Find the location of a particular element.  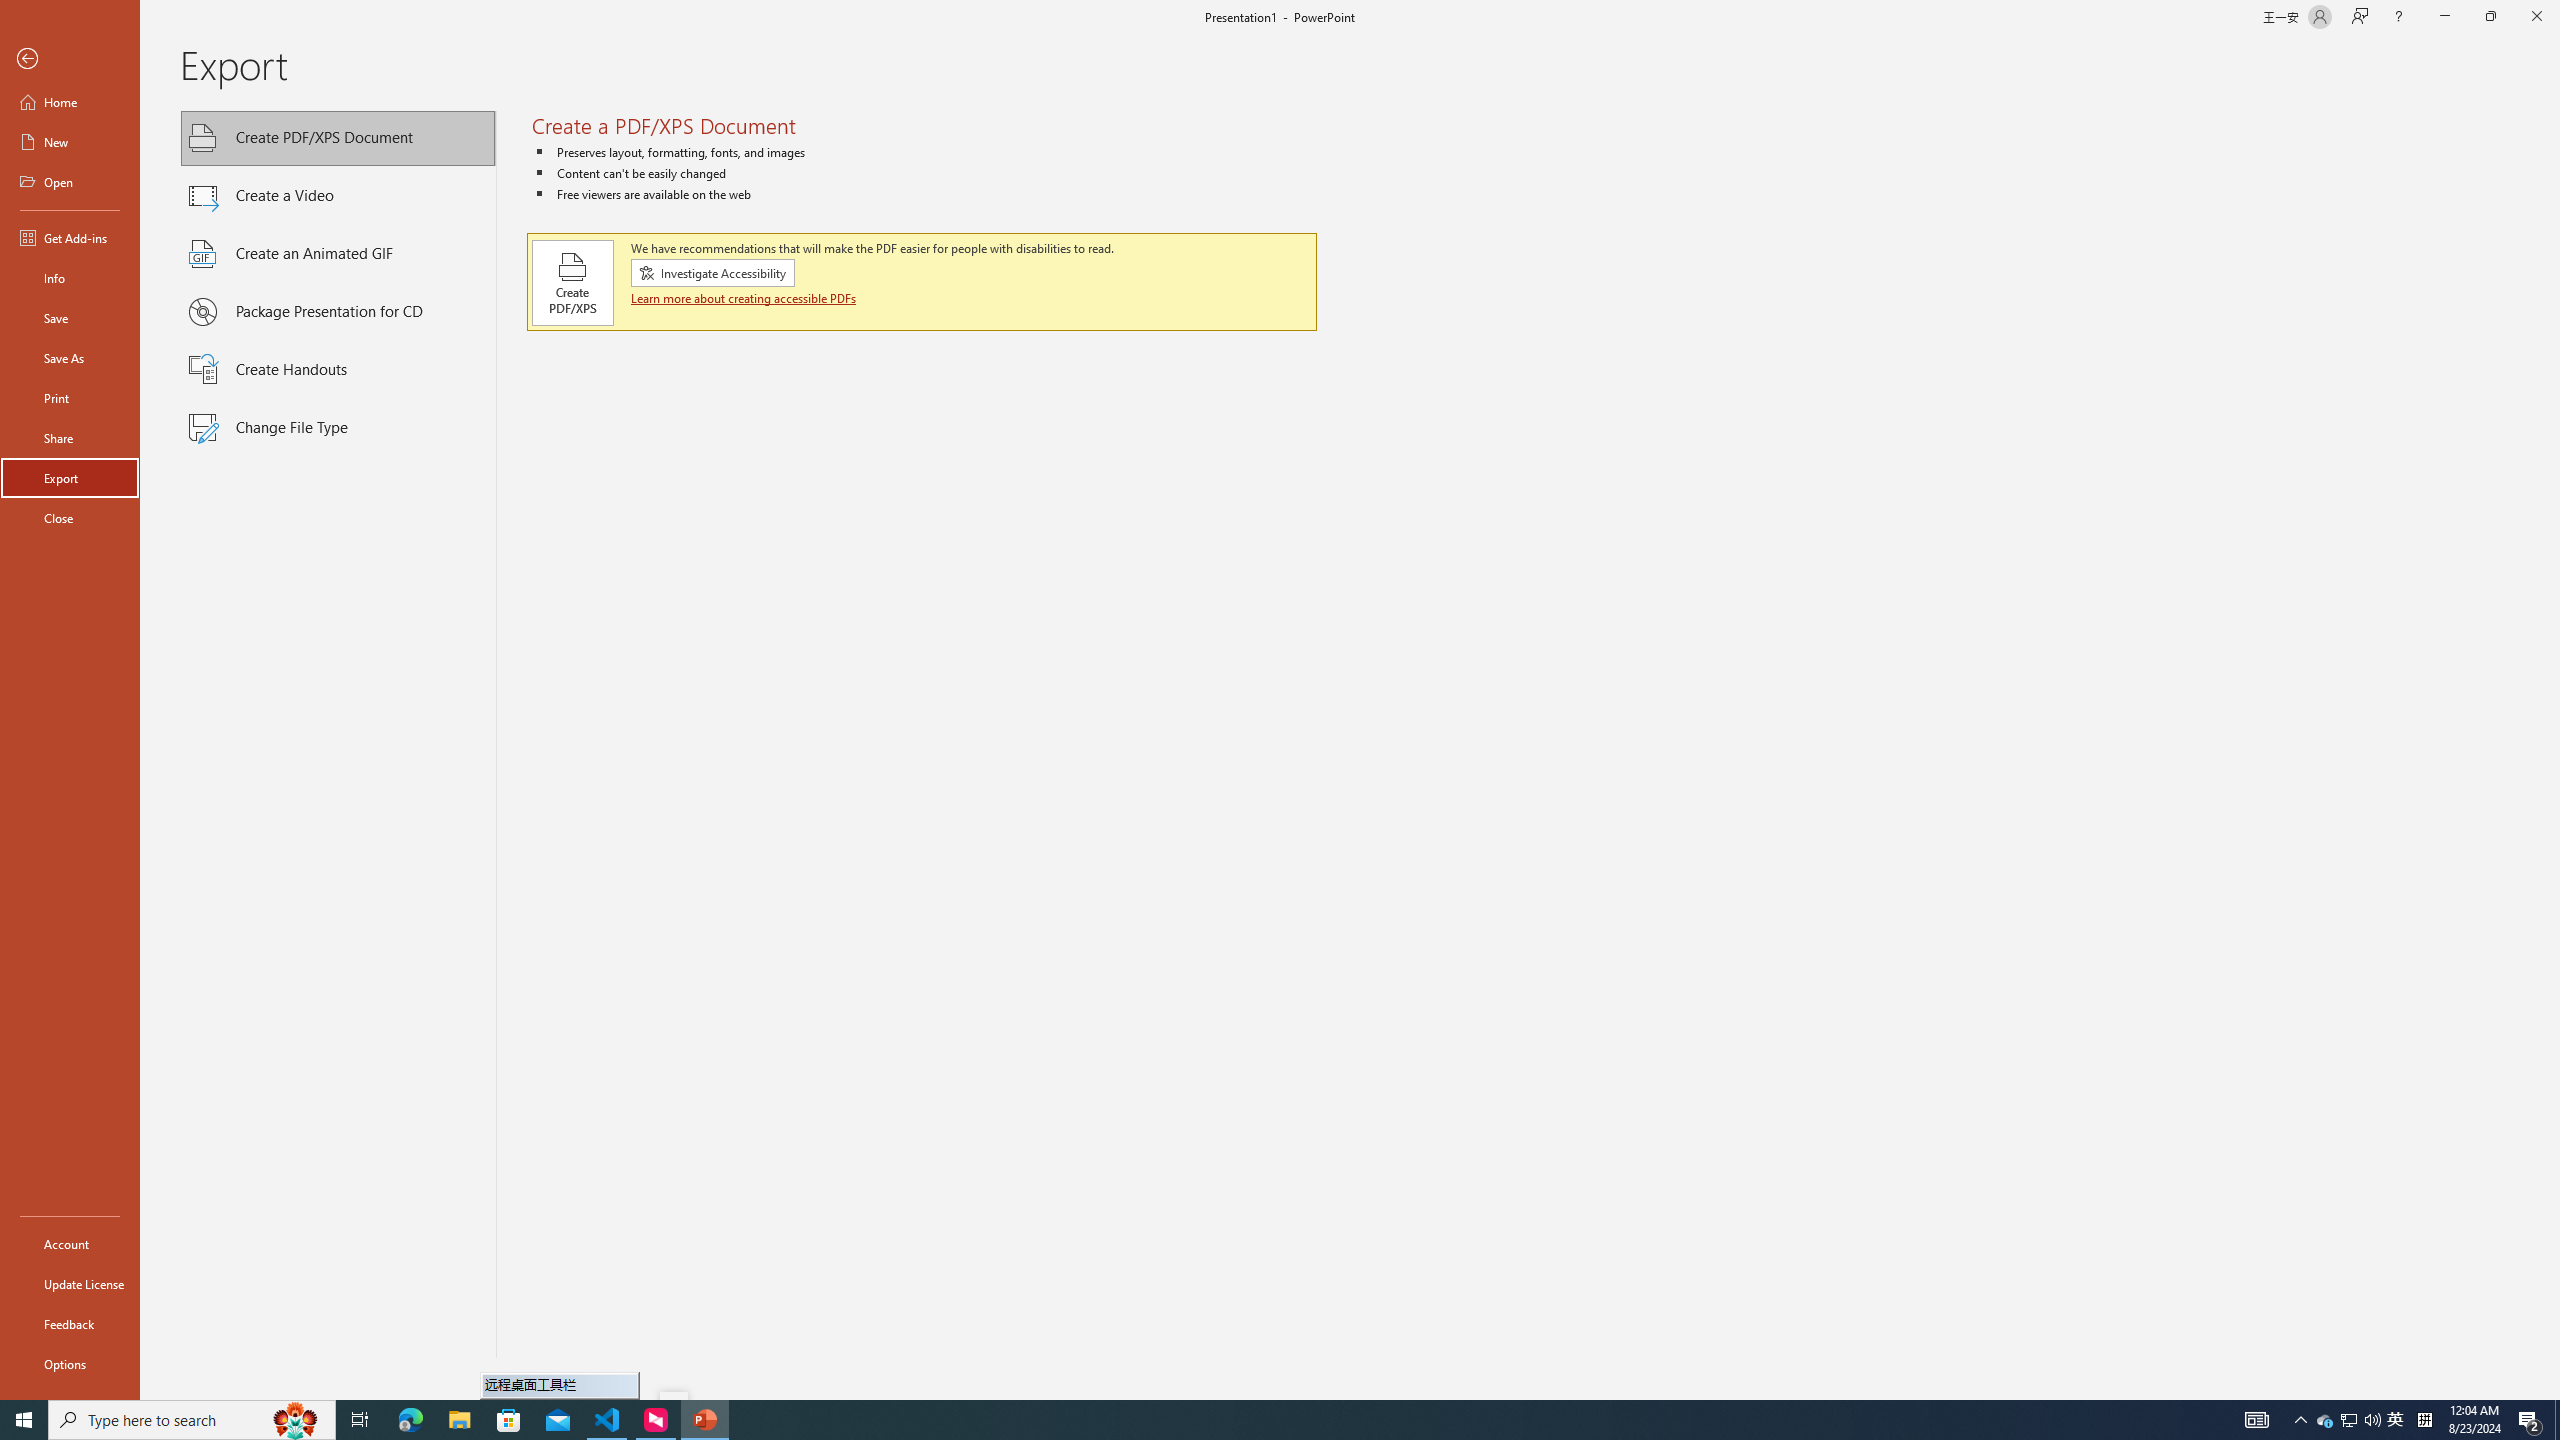

'Feedback' is located at coordinates (69, 1324).